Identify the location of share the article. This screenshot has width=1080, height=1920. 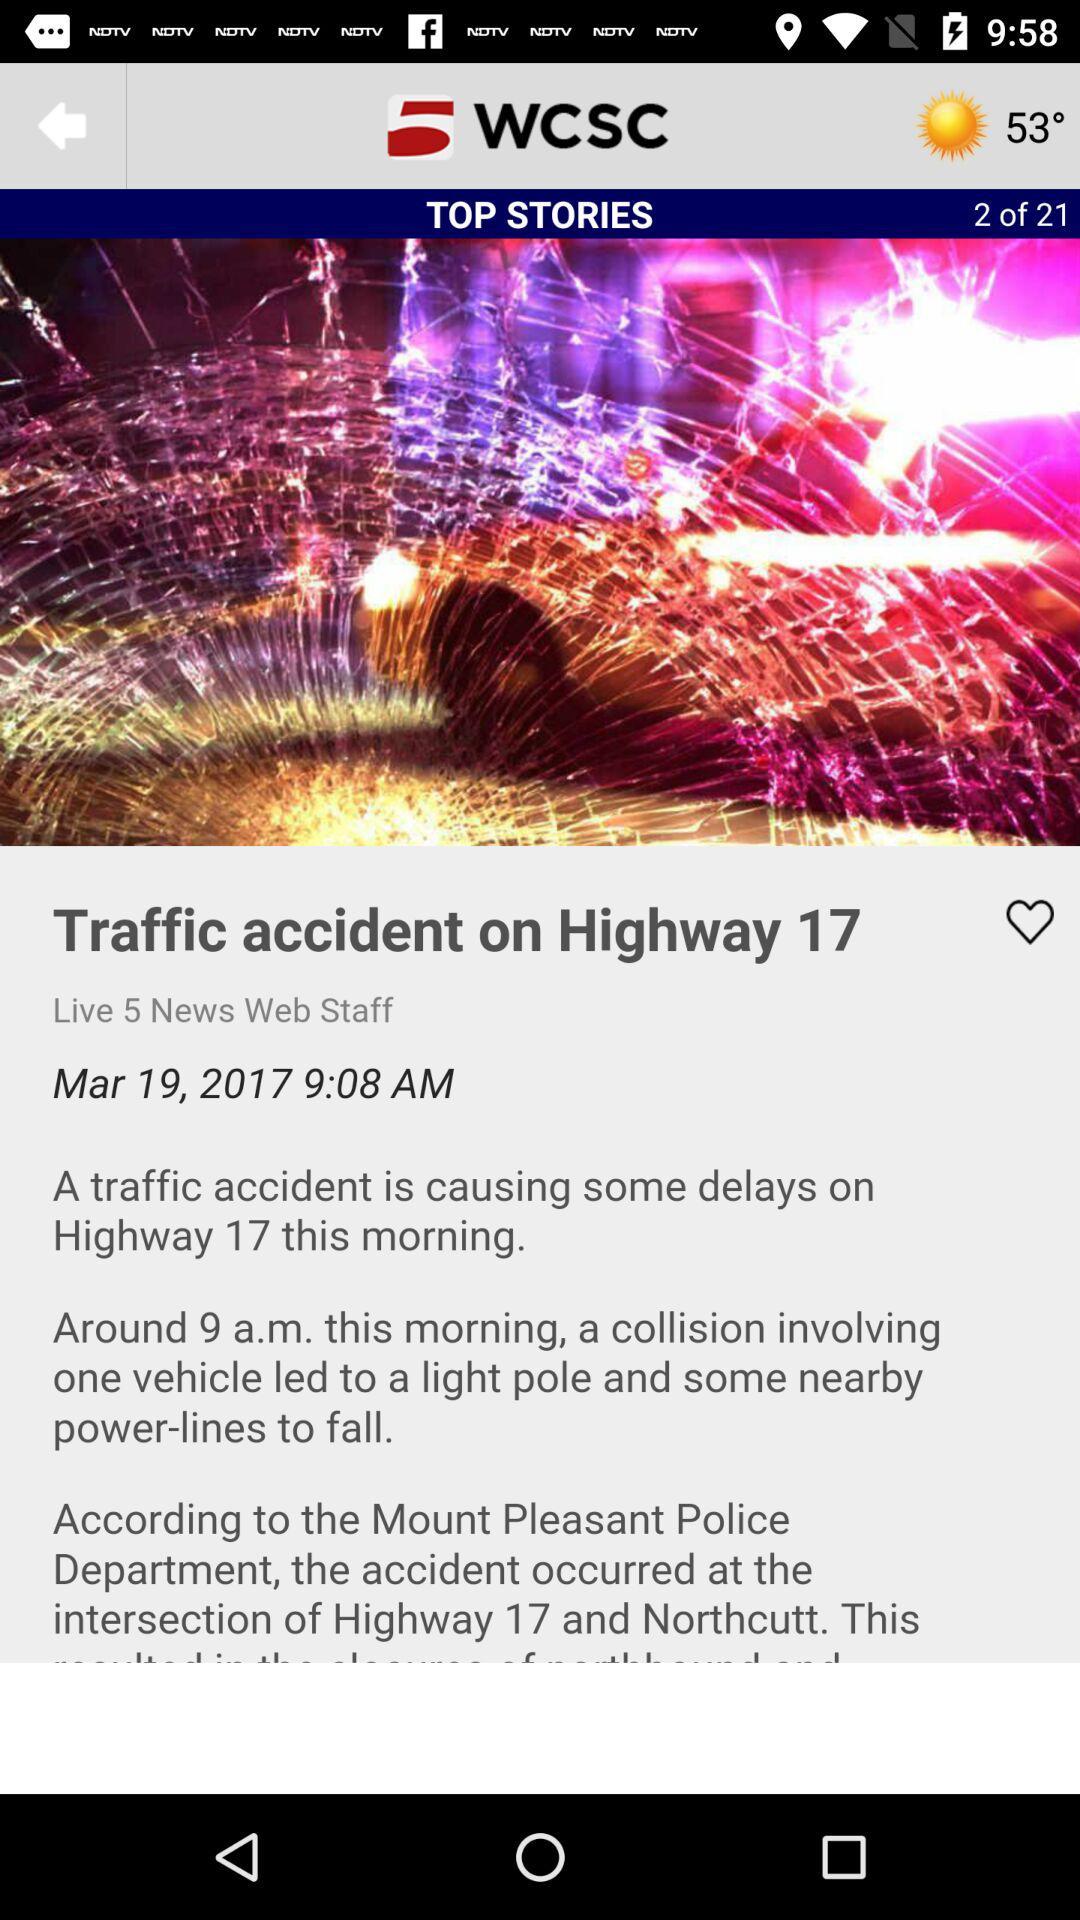
(1017, 921).